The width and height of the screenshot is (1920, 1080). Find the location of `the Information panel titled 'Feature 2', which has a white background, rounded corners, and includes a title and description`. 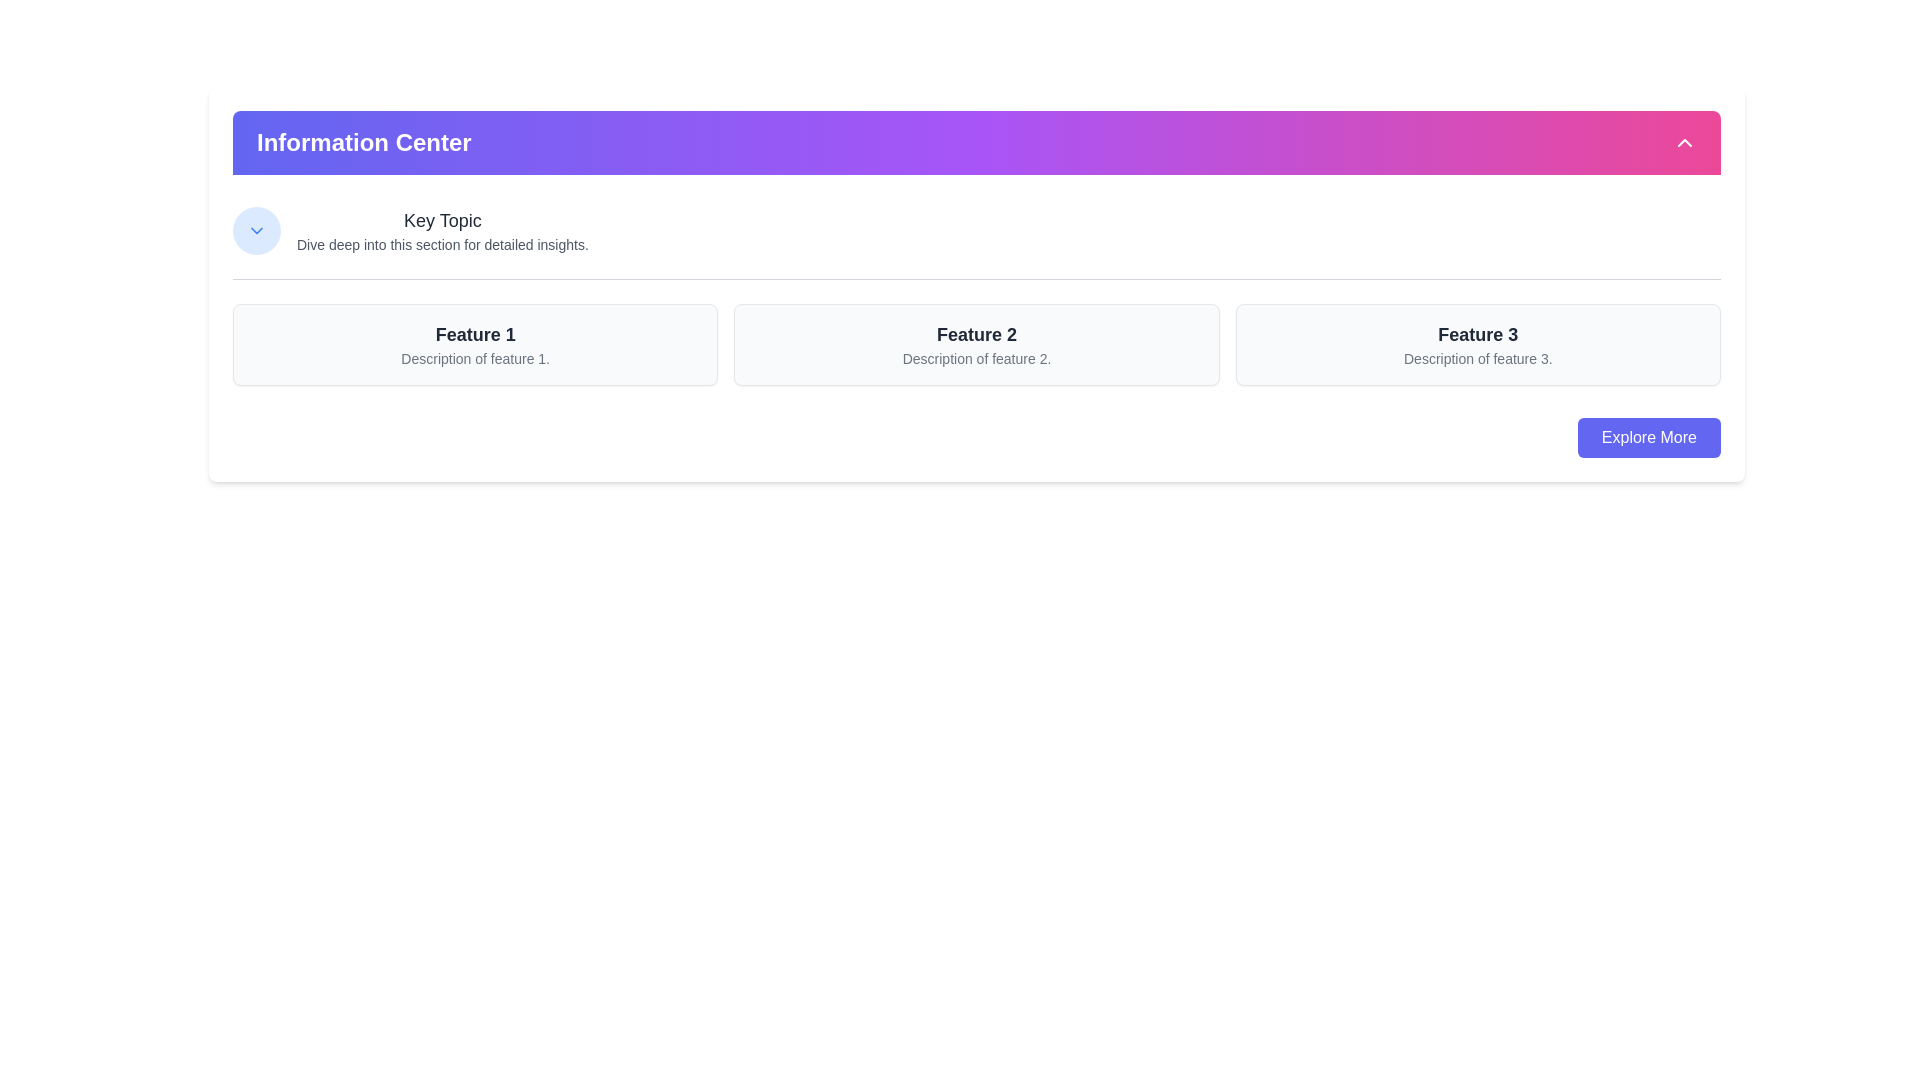

the Information panel titled 'Feature 2', which has a white background, rounded corners, and includes a title and description is located at coordinates (976, 343).